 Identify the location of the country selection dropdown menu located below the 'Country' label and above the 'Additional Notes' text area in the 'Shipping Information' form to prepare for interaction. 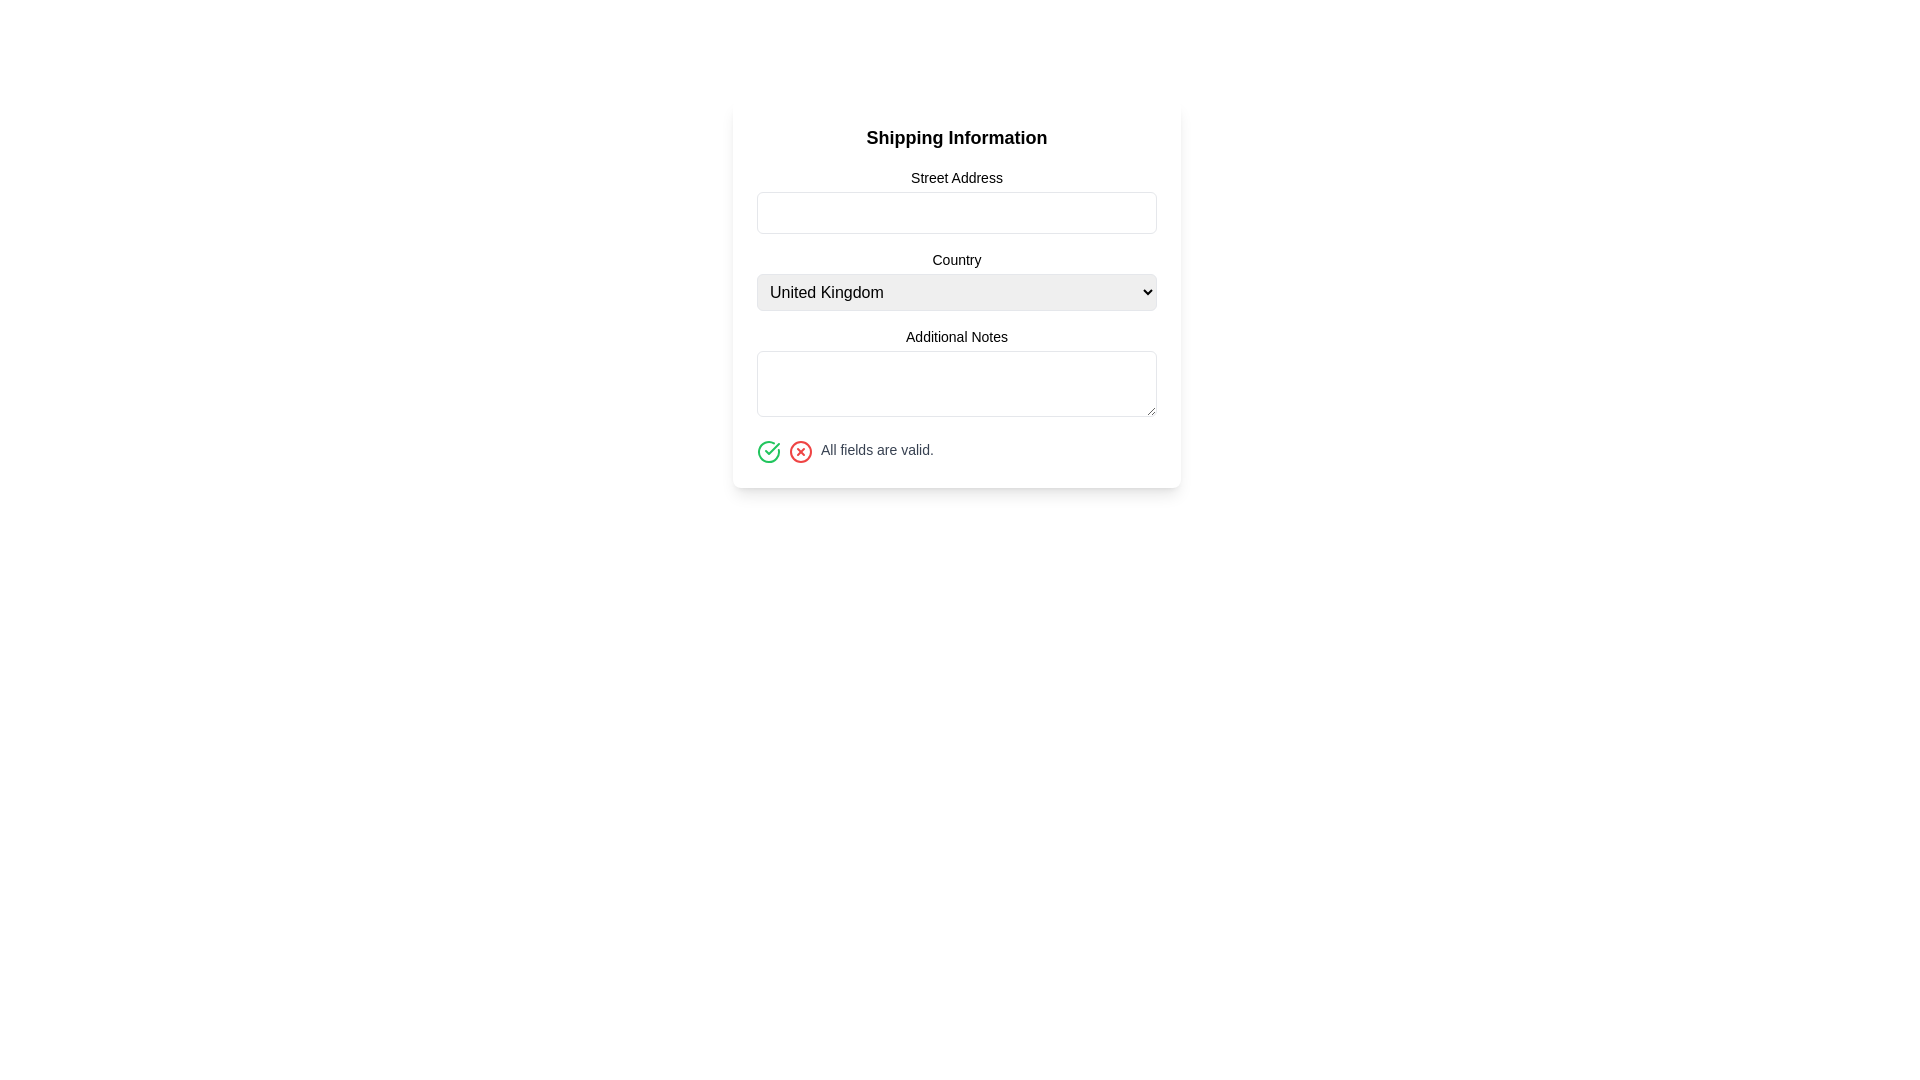
(955, 280).